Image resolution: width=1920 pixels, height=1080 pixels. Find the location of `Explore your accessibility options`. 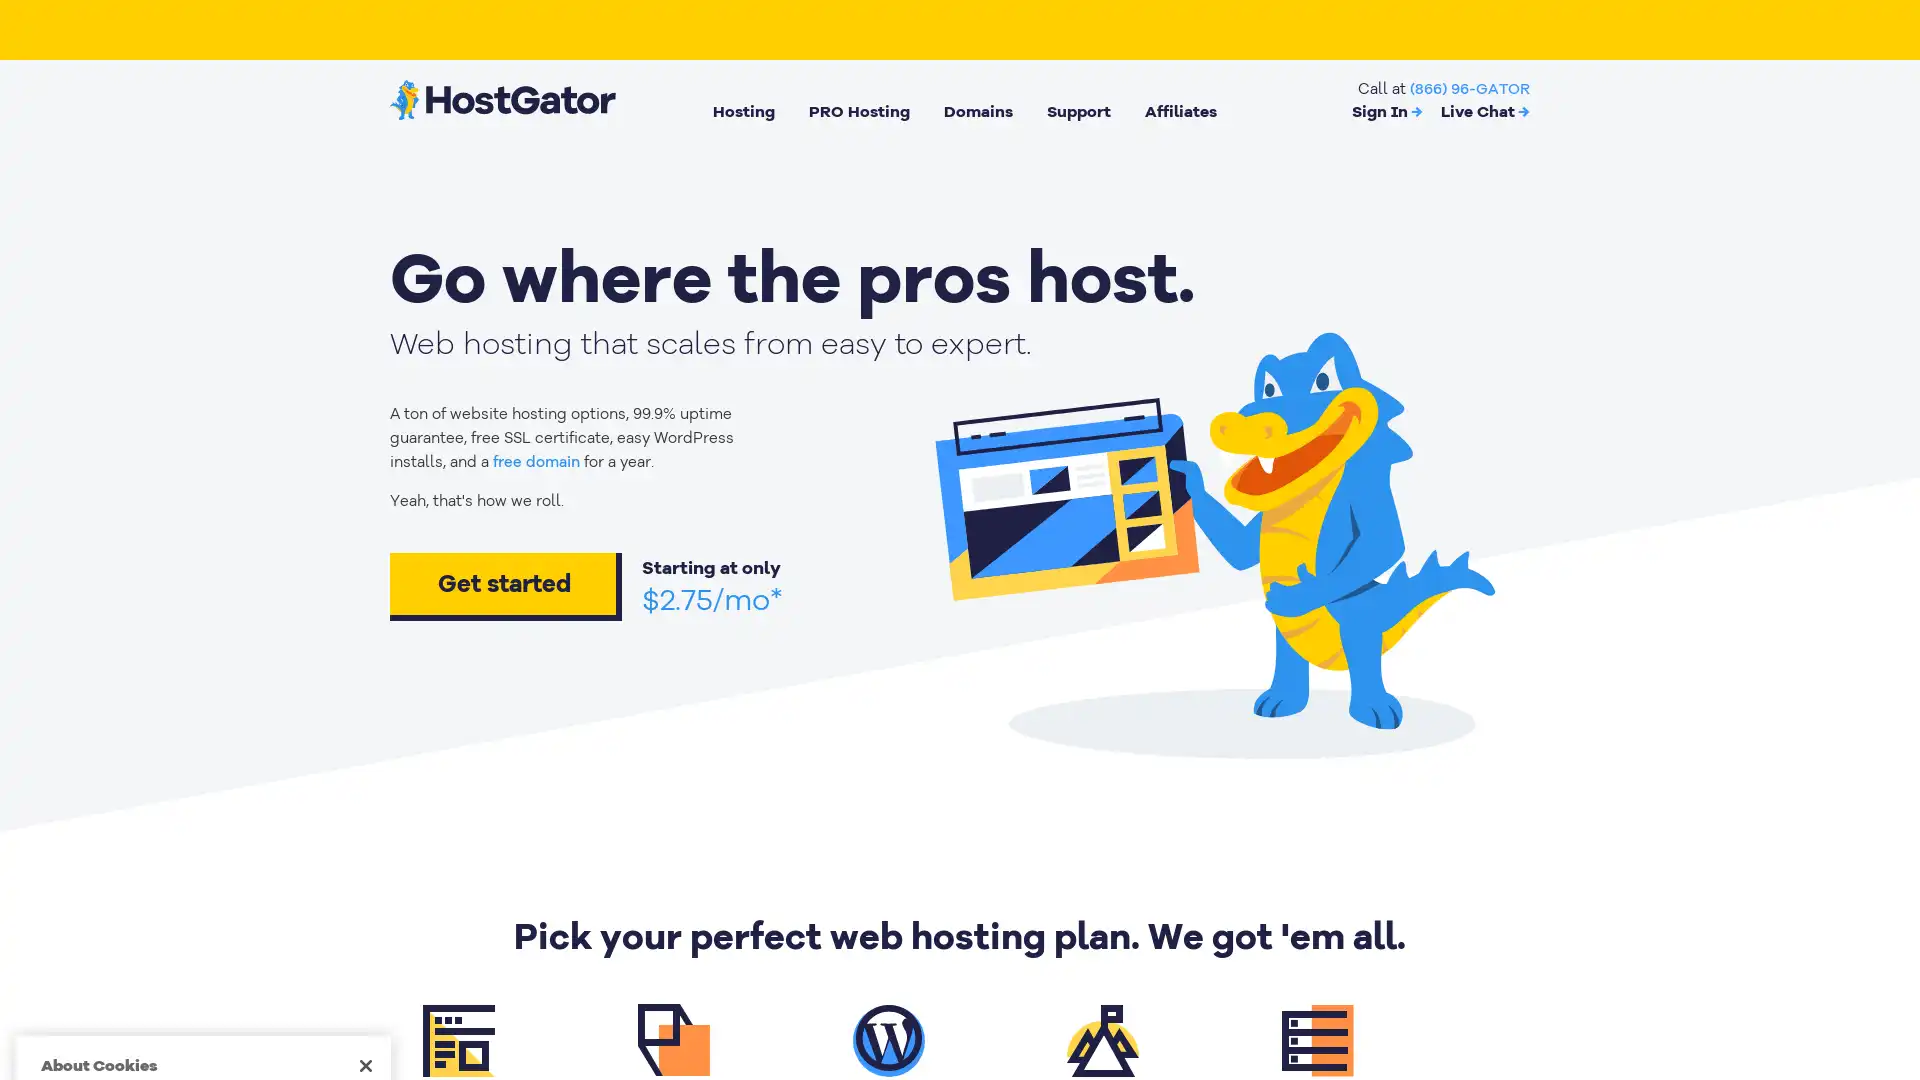

Explore your accessibility options is located at coordinates (1886, 978).